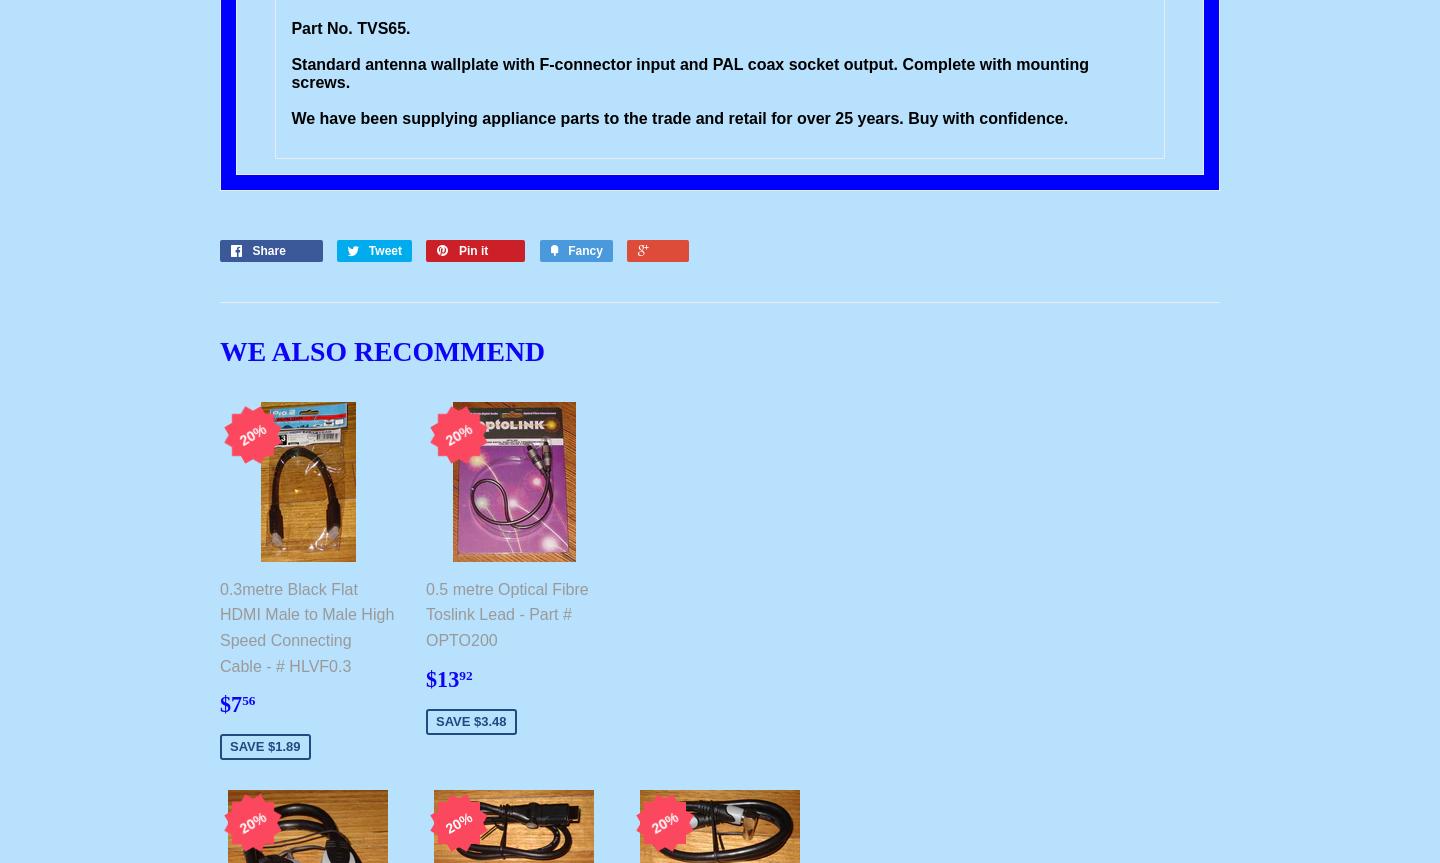 Image resolution: width=1440 pixels, height=863 pixels. What do you see at coordinates (267, 250) in the screenshot?
I see `'Share'` at bounding box center [267, 250].